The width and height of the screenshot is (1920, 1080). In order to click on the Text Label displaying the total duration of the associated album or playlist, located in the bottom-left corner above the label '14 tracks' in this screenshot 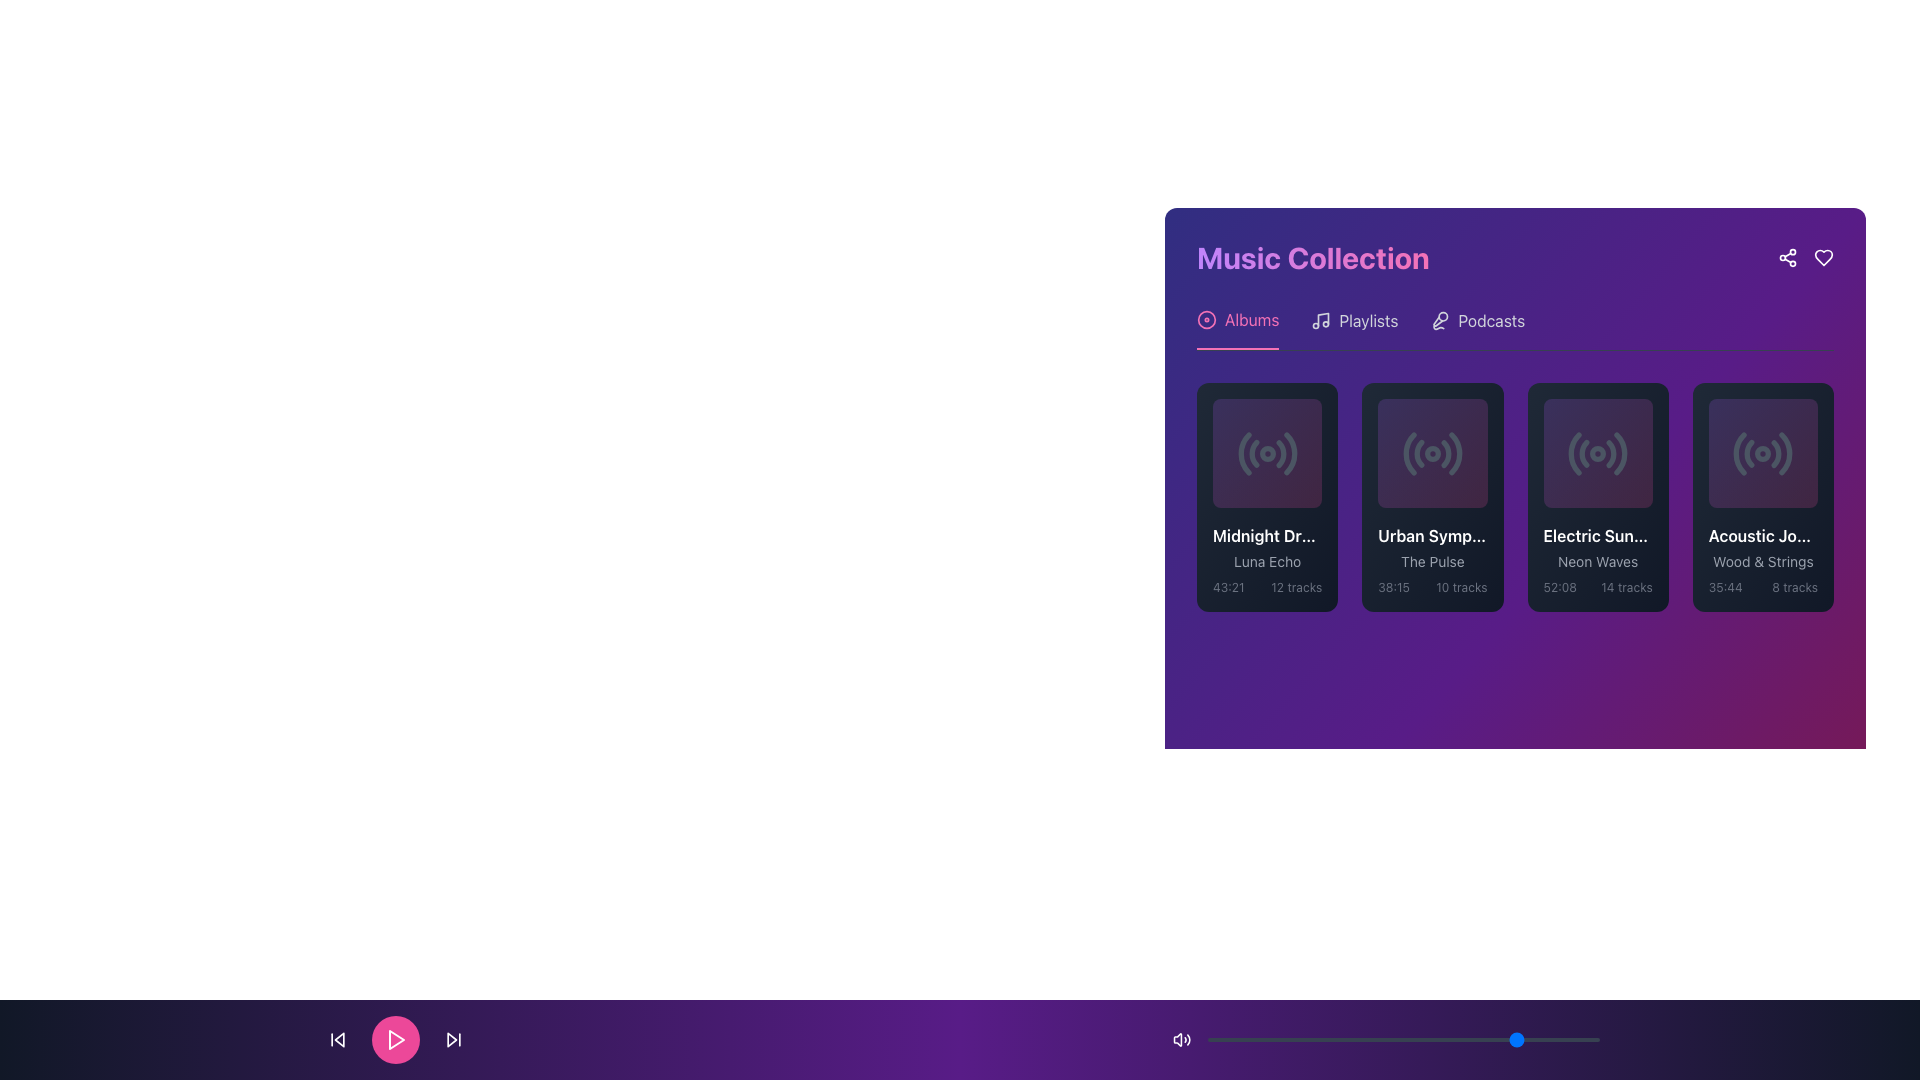, I will do `click(1559, 587)`.